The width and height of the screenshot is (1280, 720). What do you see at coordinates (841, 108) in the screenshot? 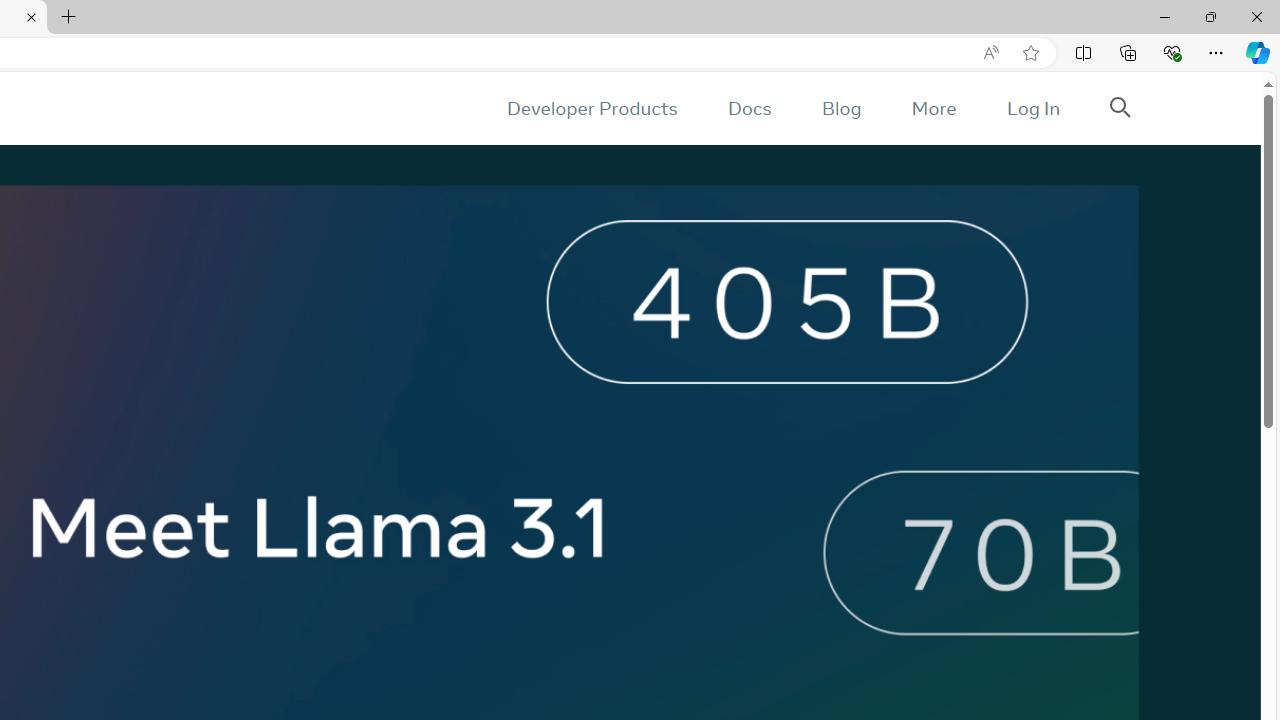
I see `'Blog'` at bounding box center [841, 108].